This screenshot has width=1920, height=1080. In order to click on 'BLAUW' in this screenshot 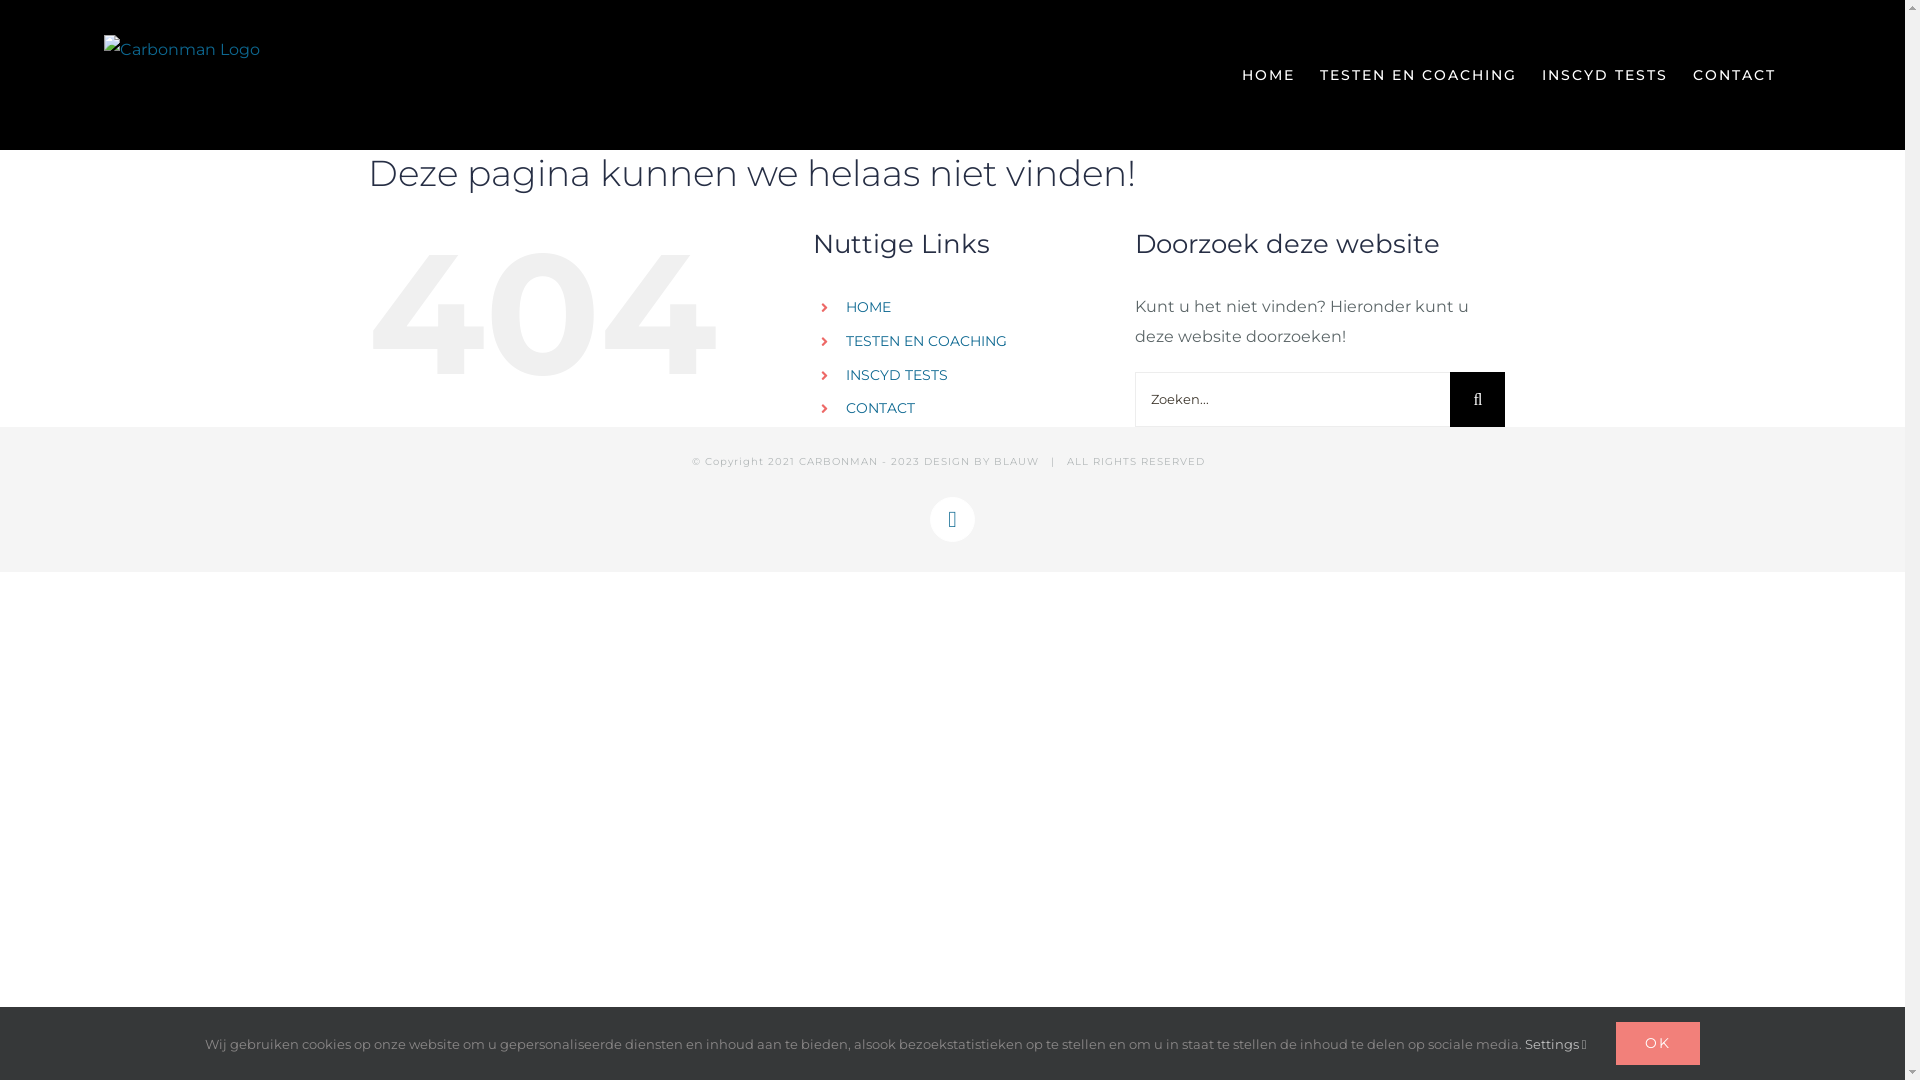, I will do `click(1016, 461)`.